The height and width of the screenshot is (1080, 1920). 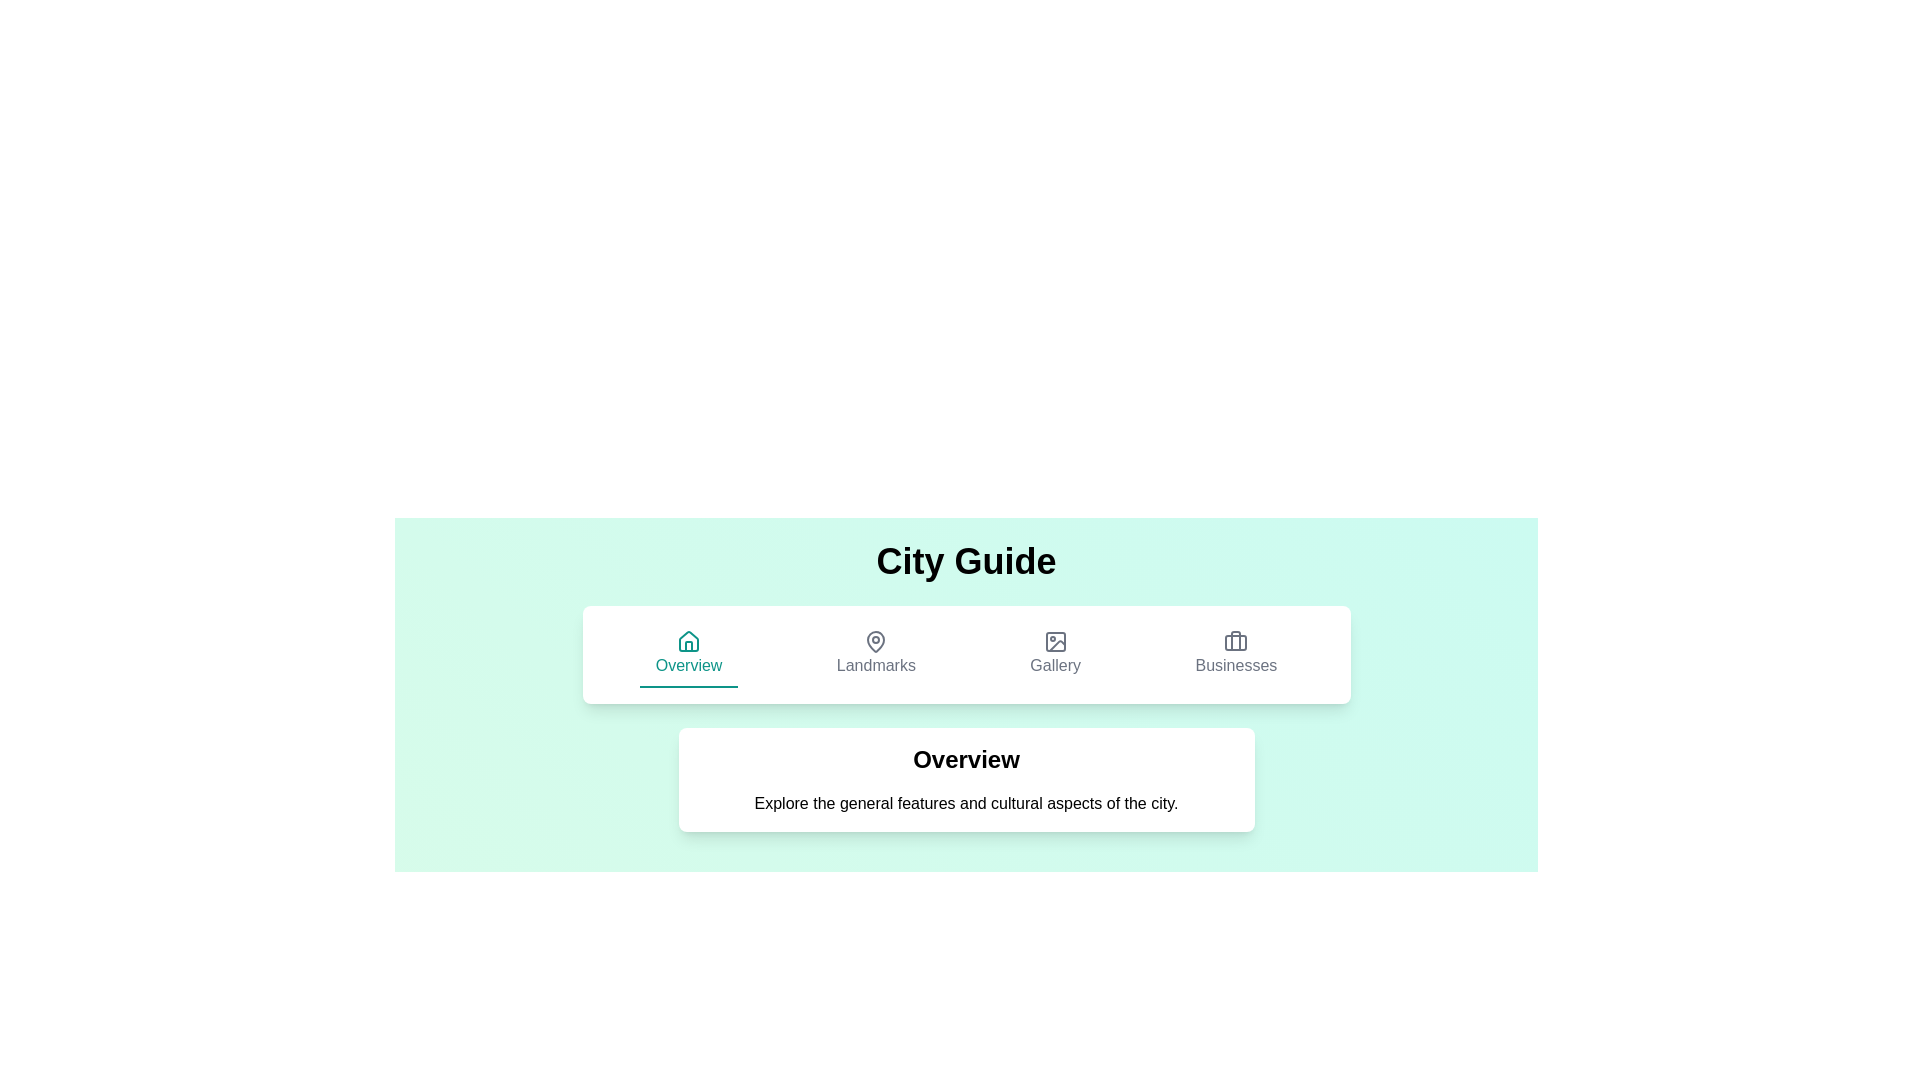 I want to click on text content of the 'Gallery' label located beneath its icon in the navigation bar, so click(x=1054, y=666).